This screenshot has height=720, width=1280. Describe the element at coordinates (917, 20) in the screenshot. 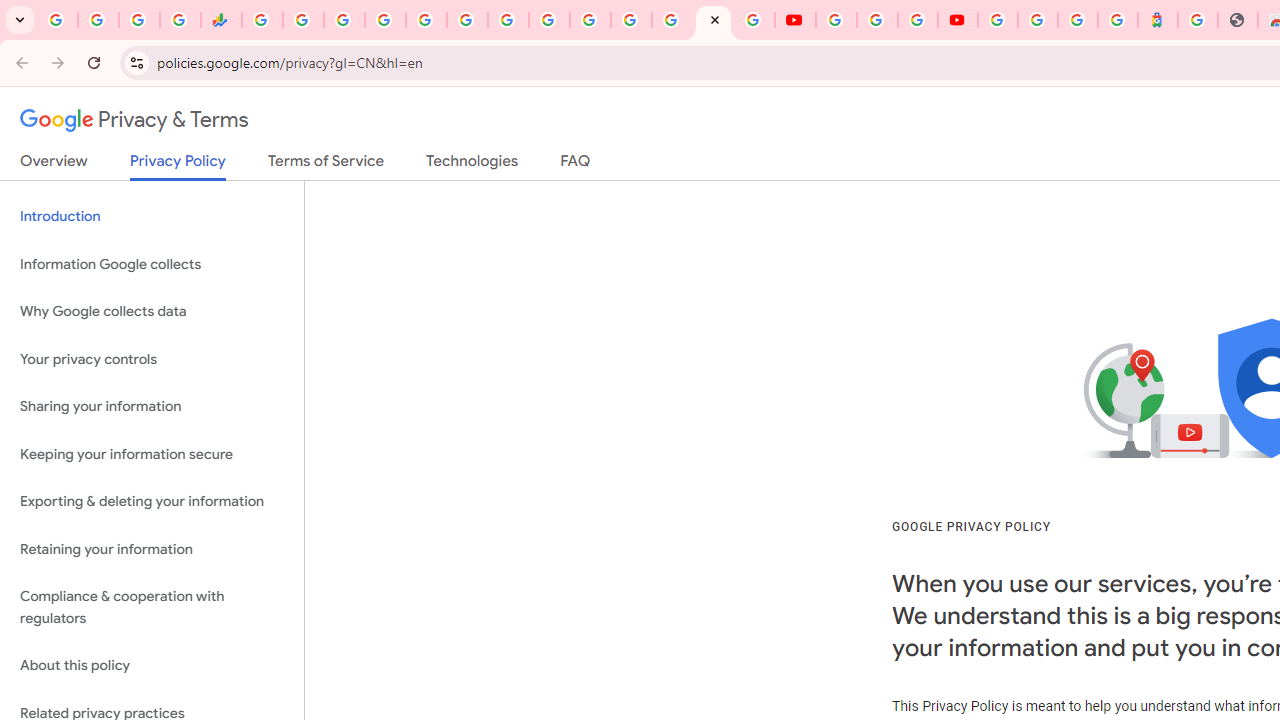

I see `'Create your Google Account'` at that location.